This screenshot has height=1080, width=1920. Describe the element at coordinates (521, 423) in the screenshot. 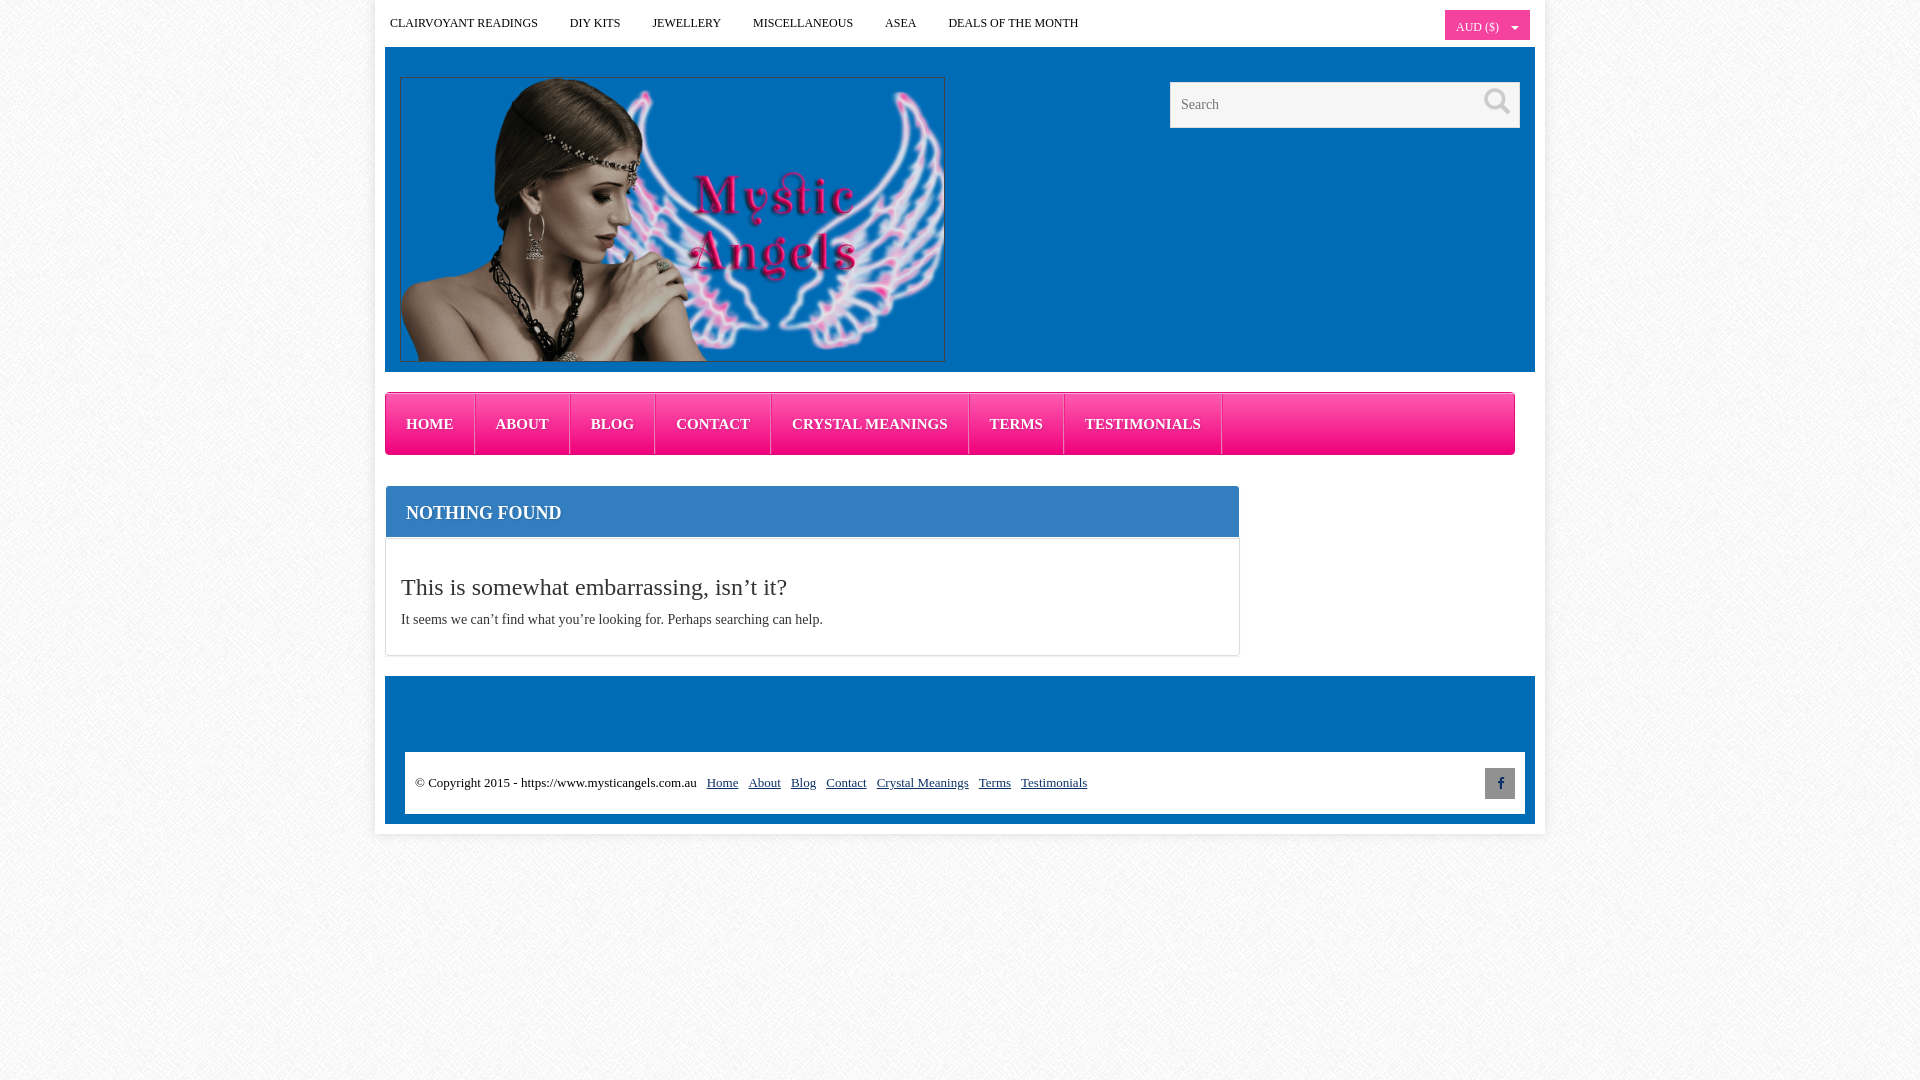

I see `'ABOUT'` at that location.